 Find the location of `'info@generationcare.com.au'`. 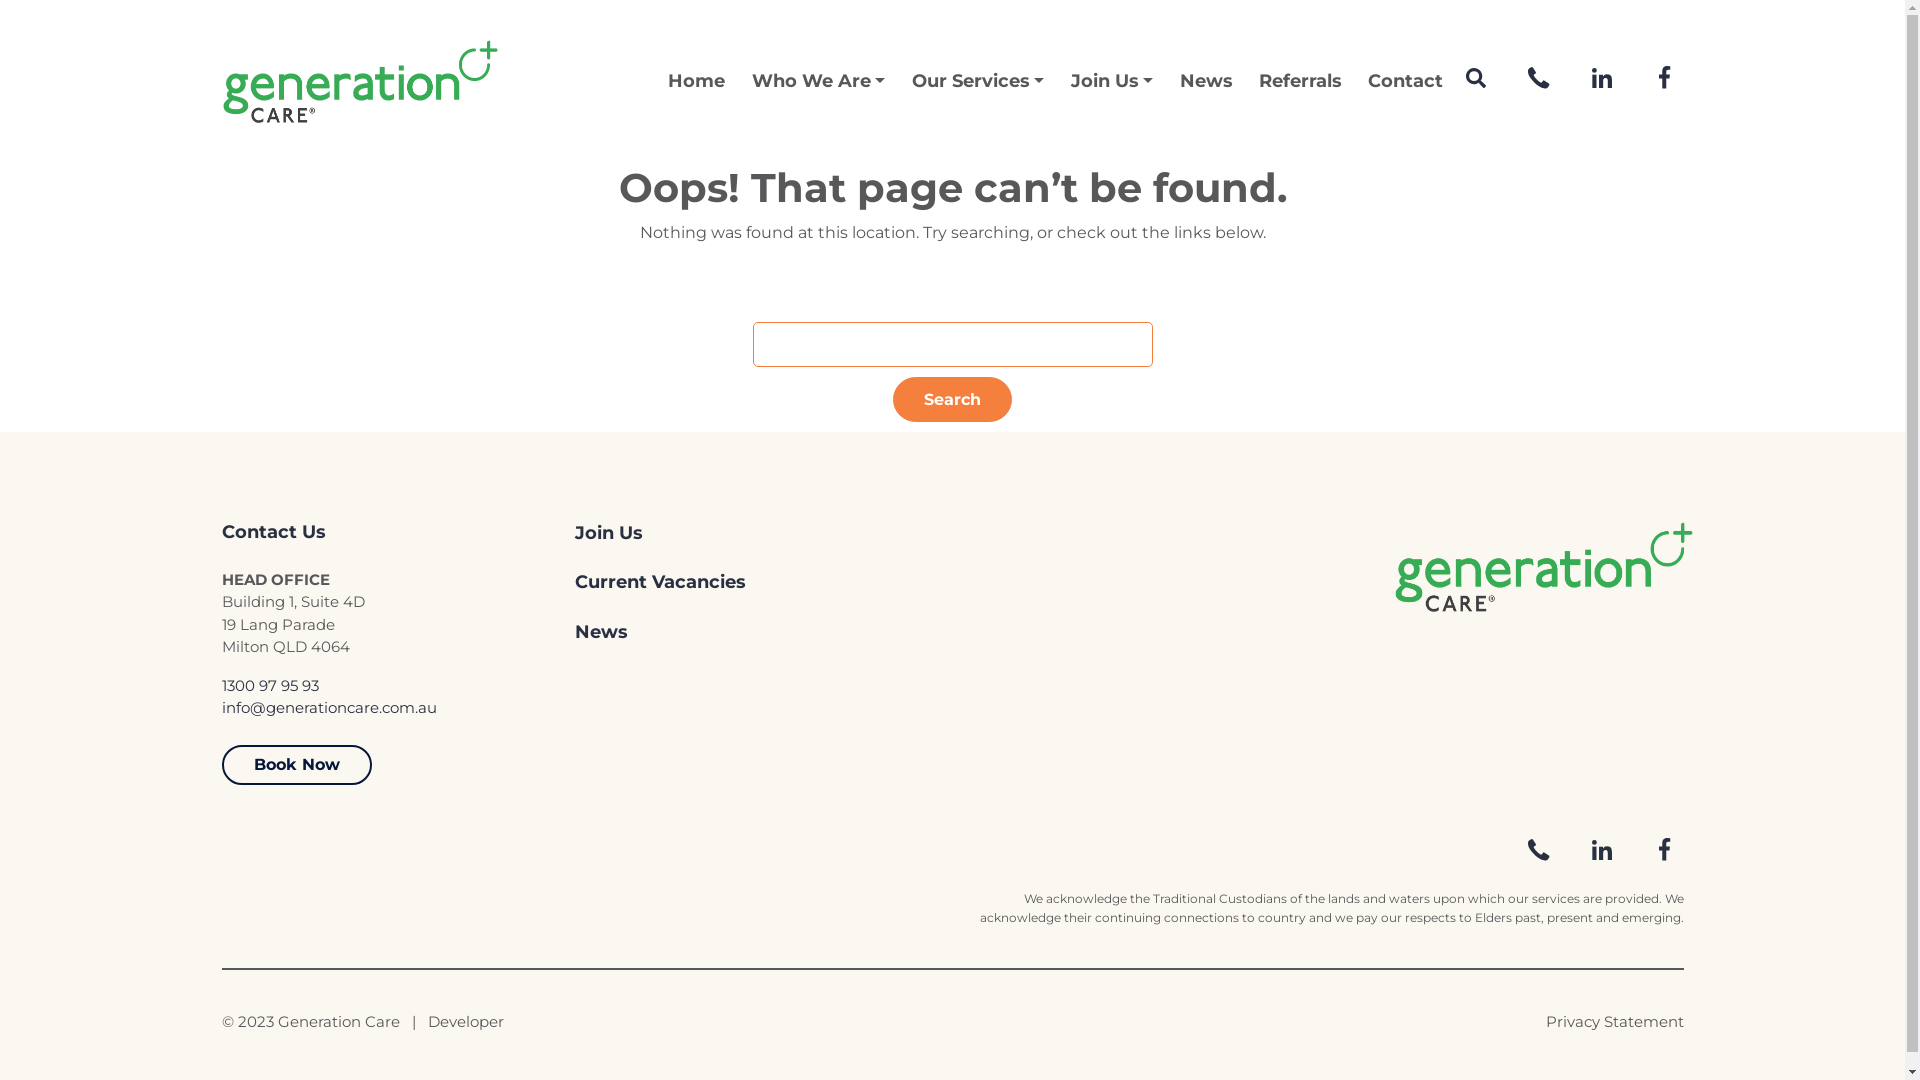

'info@generationcare.com.au' is located at coordinates (221, 706).